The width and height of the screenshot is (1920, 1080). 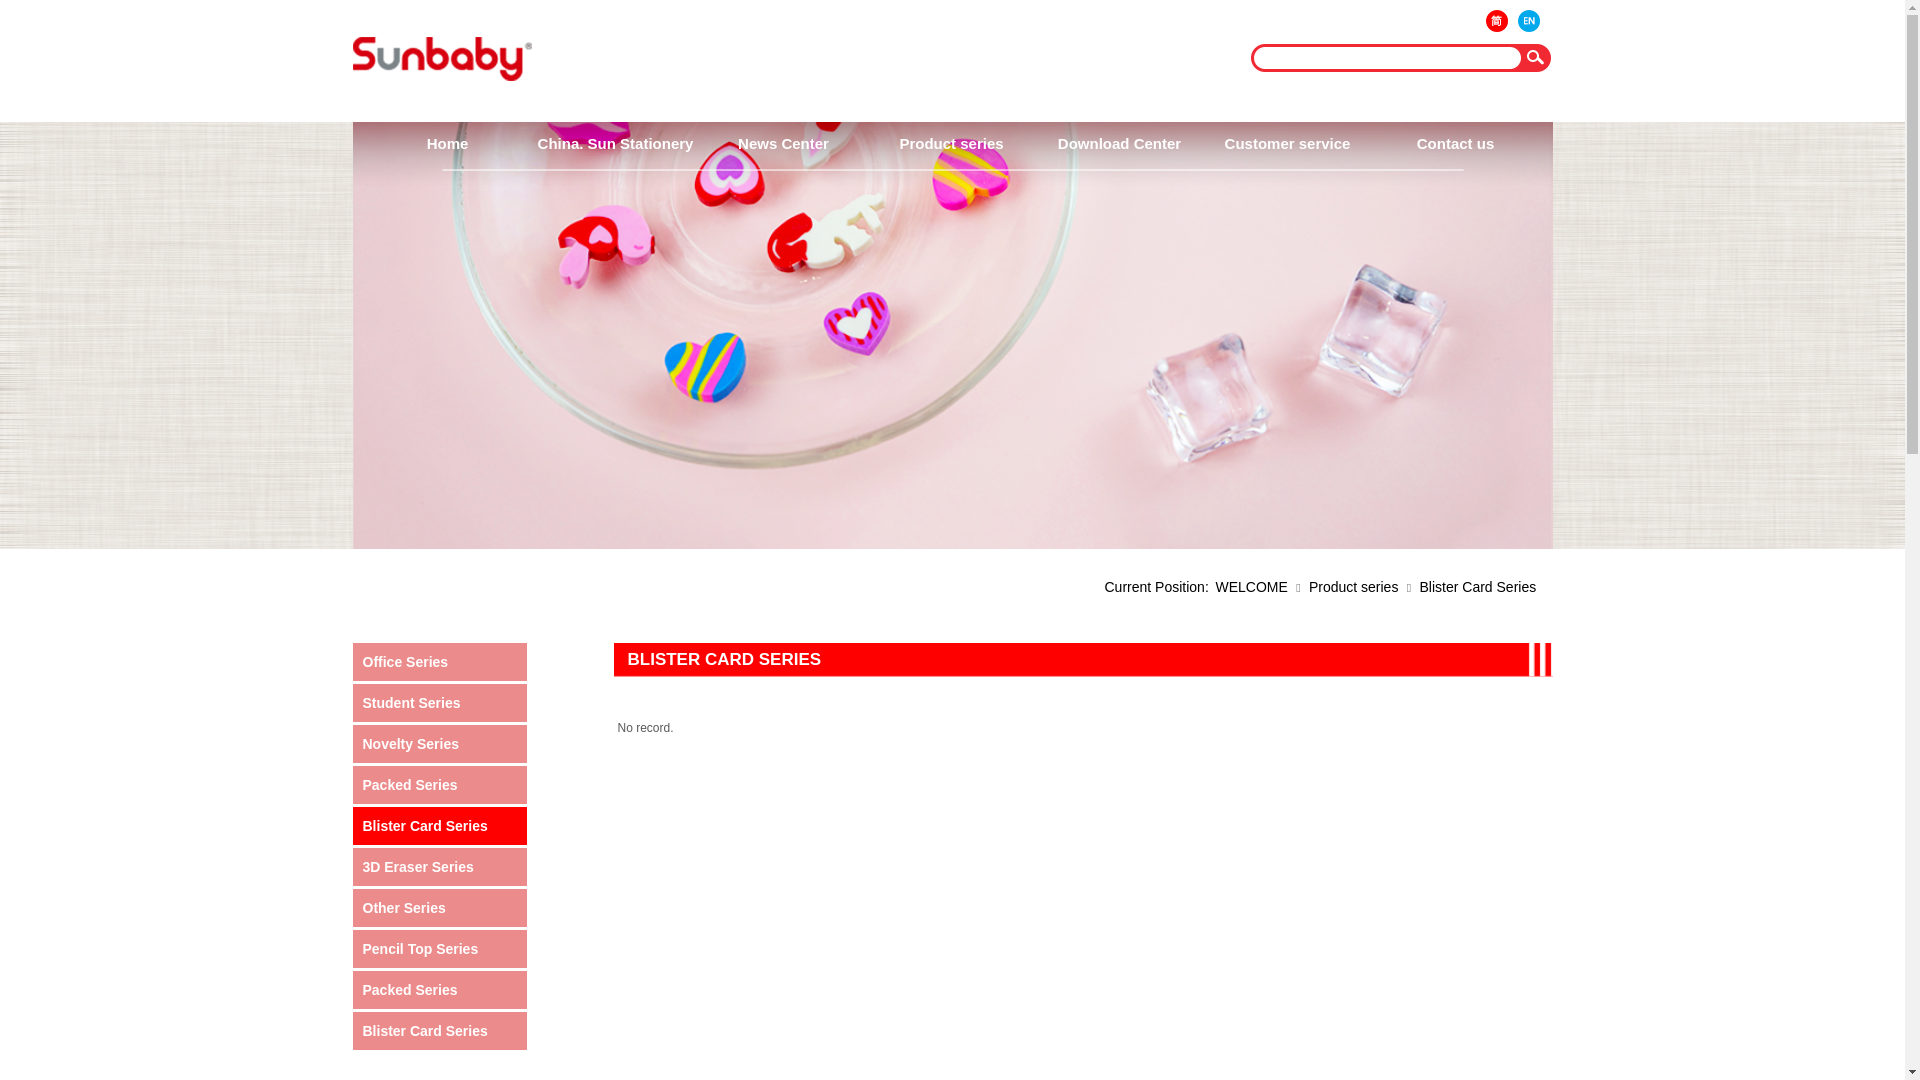 What do you see at coordinates (440, 866) in the screenshot?
I see `'3D Eraser Series'` at bounding box center [440, 866].